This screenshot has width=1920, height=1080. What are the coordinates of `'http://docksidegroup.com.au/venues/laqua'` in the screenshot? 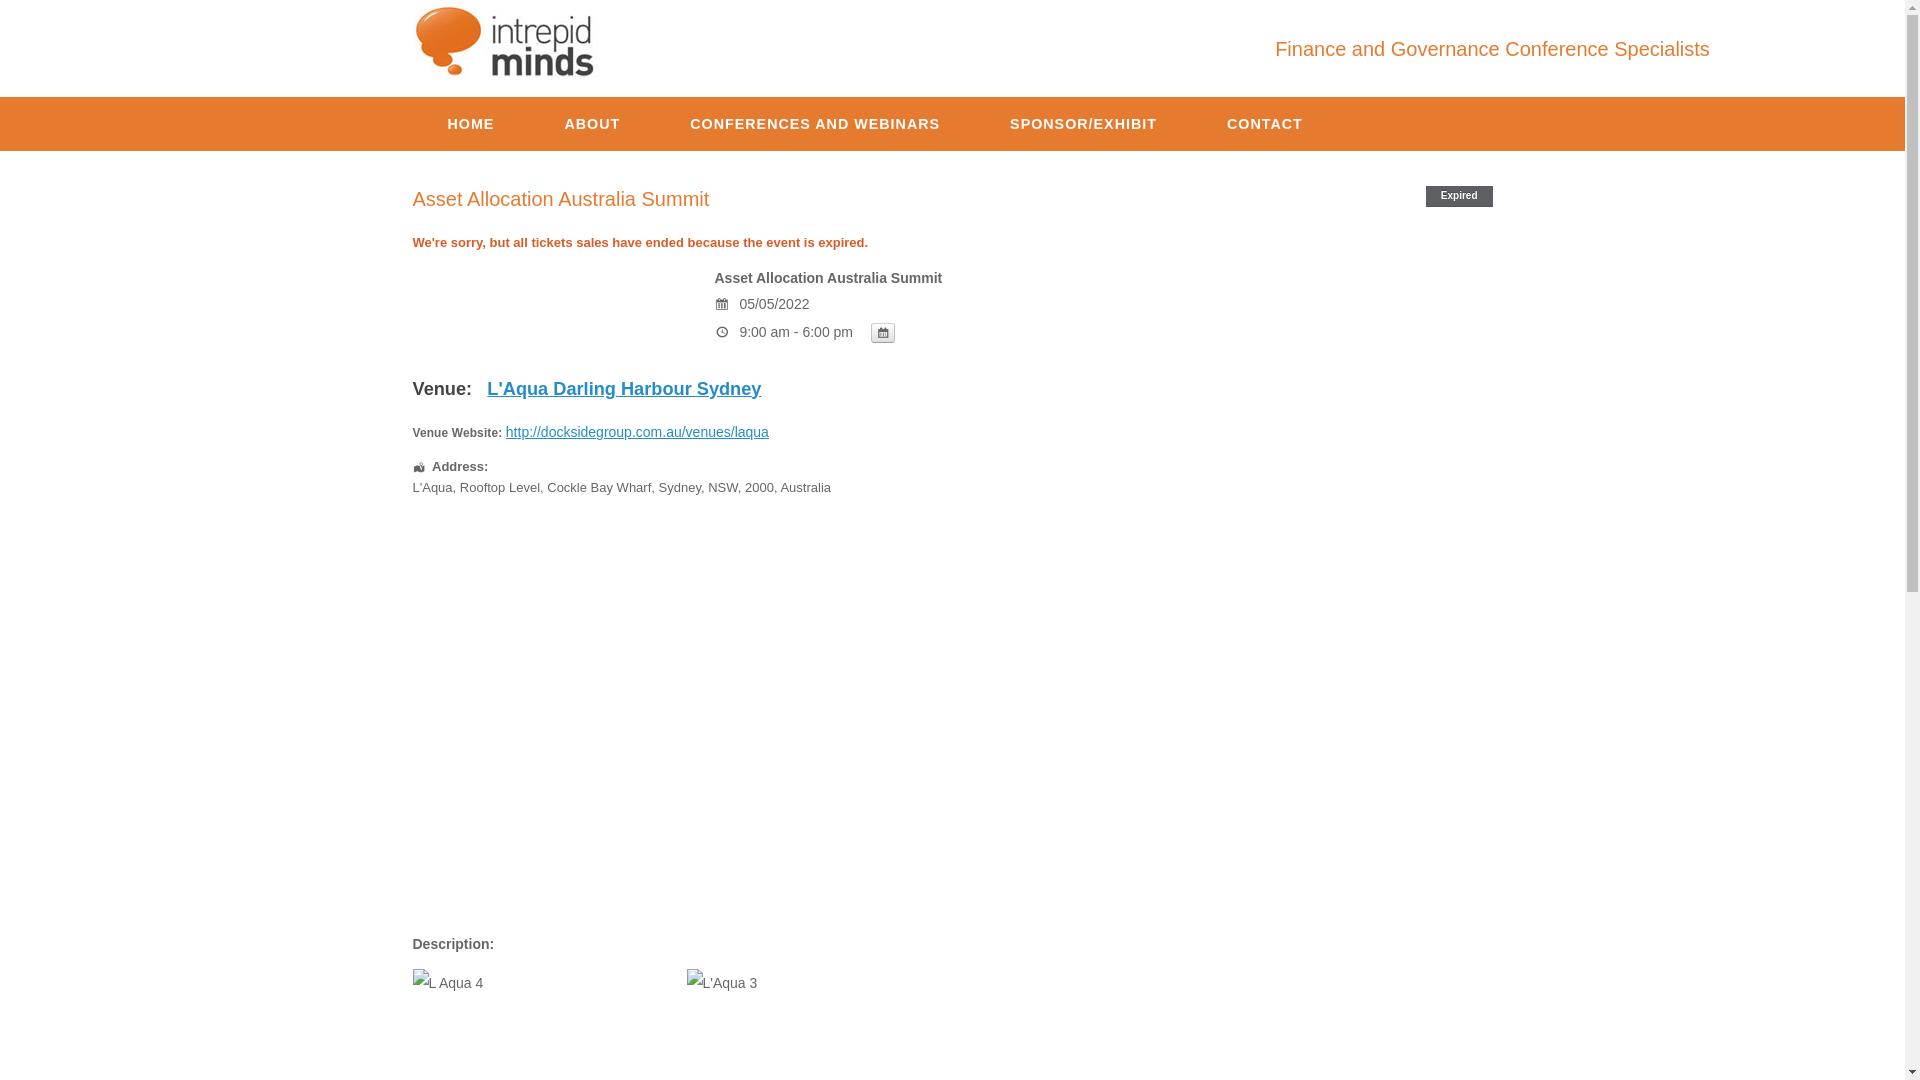 It's located at (636, 431).